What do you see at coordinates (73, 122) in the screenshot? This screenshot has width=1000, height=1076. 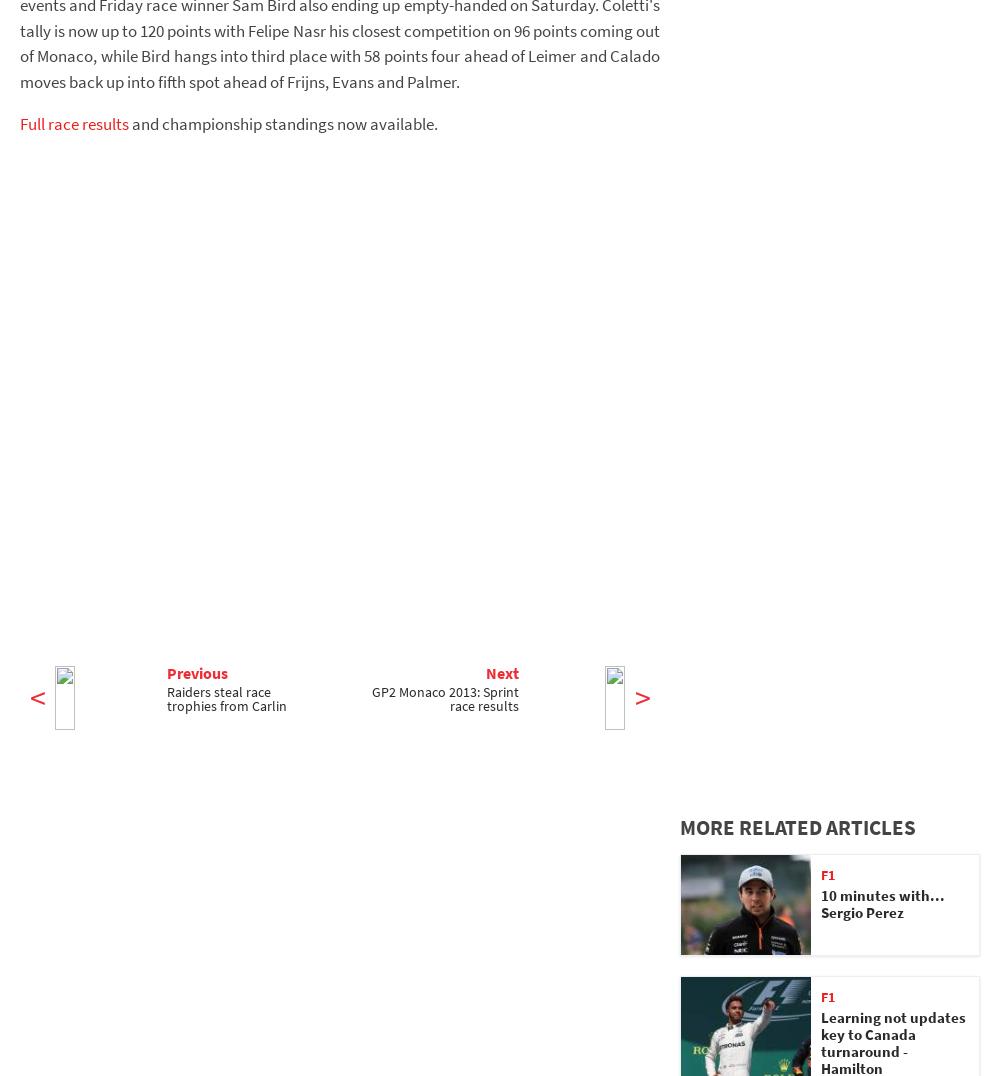 I see `'Full race results'` at bounding box center [73, 122].